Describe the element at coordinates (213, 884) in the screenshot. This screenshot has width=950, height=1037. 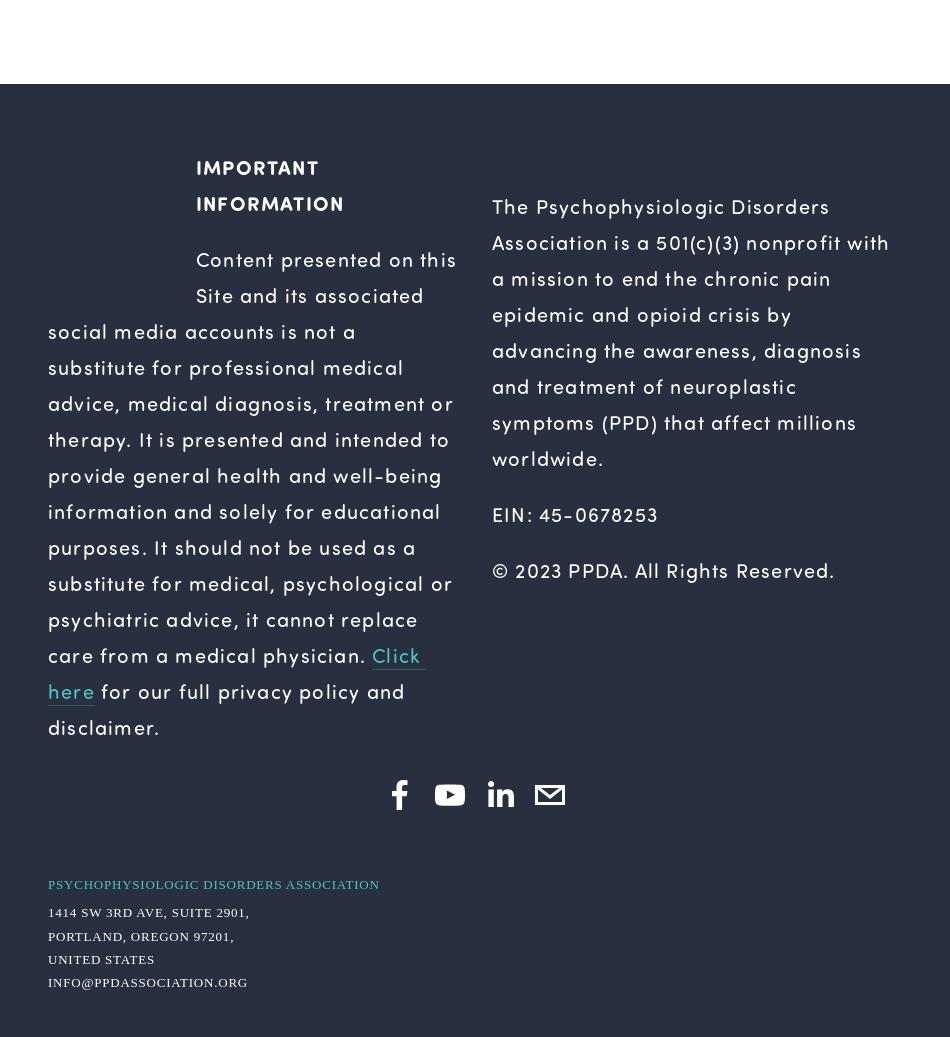
I see `'Psychophysiologic Disorders Association'` at that location.